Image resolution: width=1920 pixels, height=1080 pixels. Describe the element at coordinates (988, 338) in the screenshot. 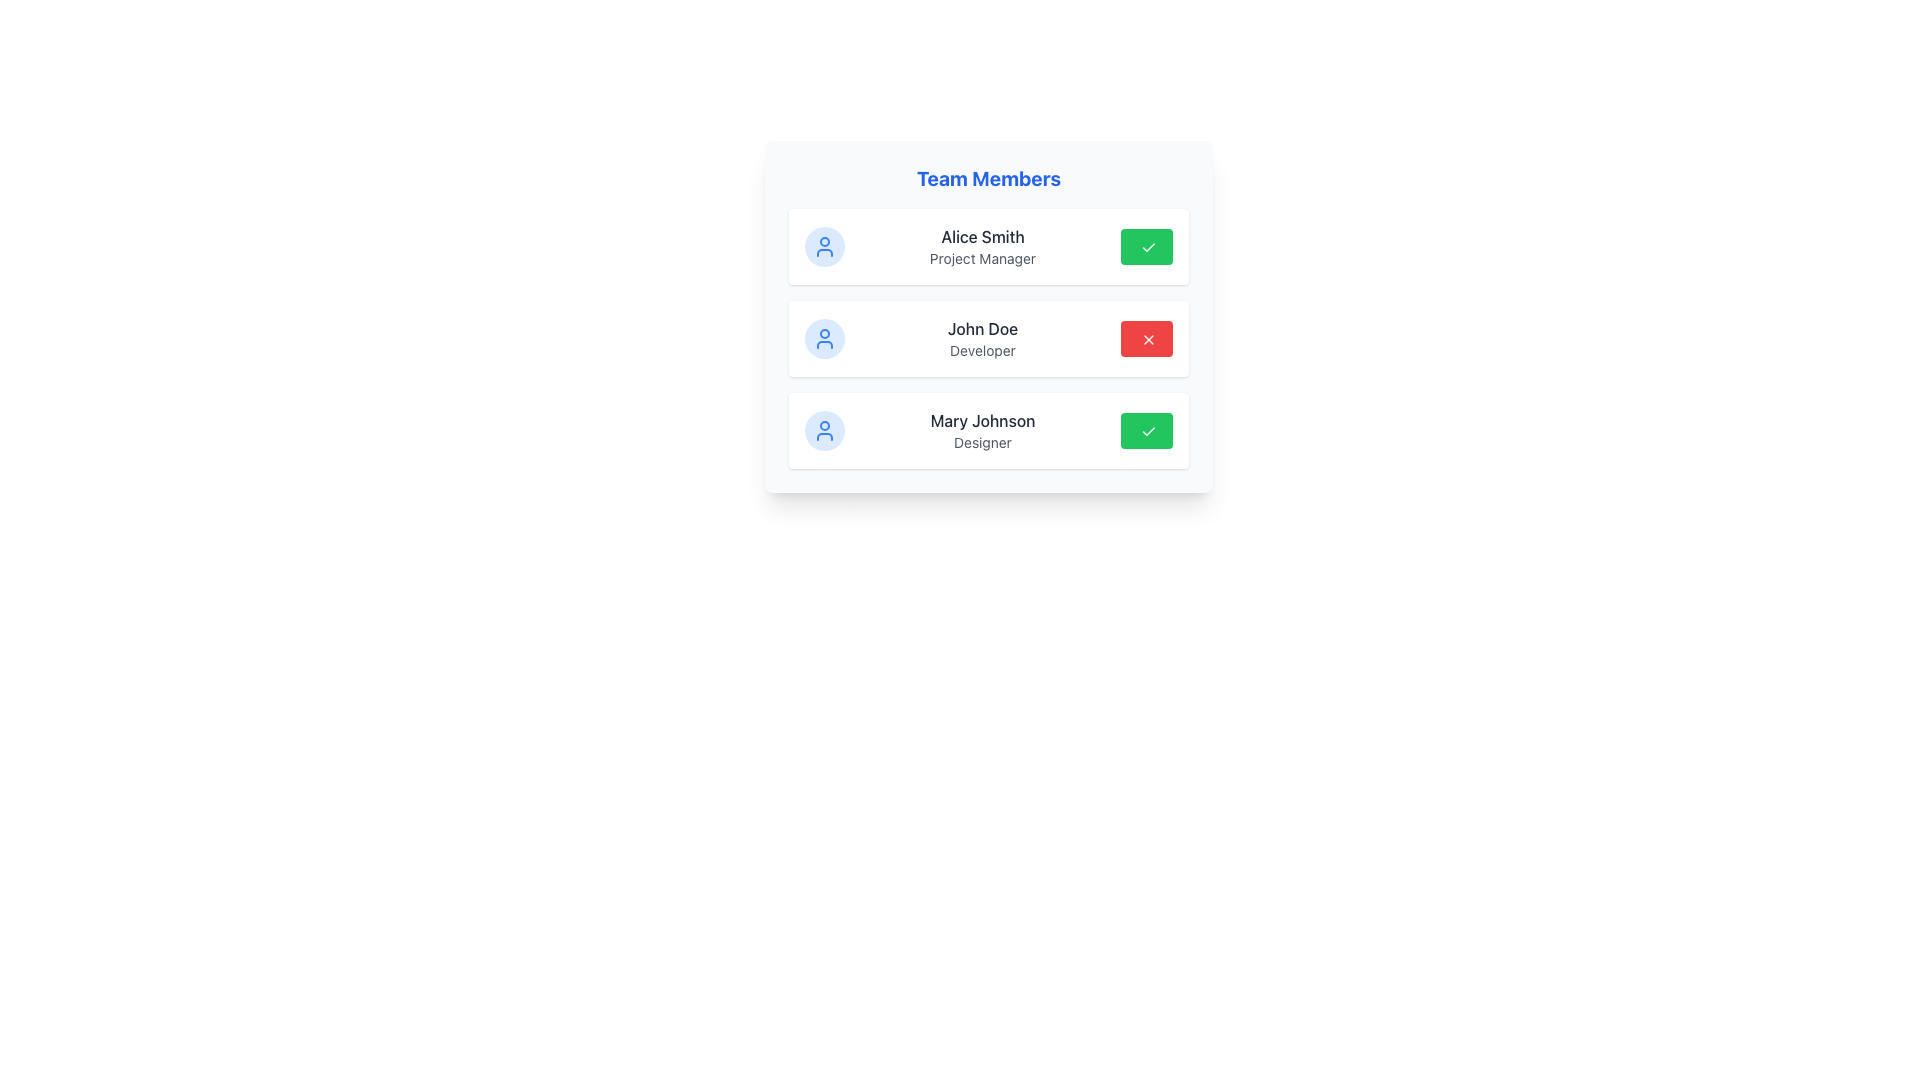

I see `the second team member list item in the 'Team Members' panel, which is positioned between Alice Smith and Mary Johnson` at that location.